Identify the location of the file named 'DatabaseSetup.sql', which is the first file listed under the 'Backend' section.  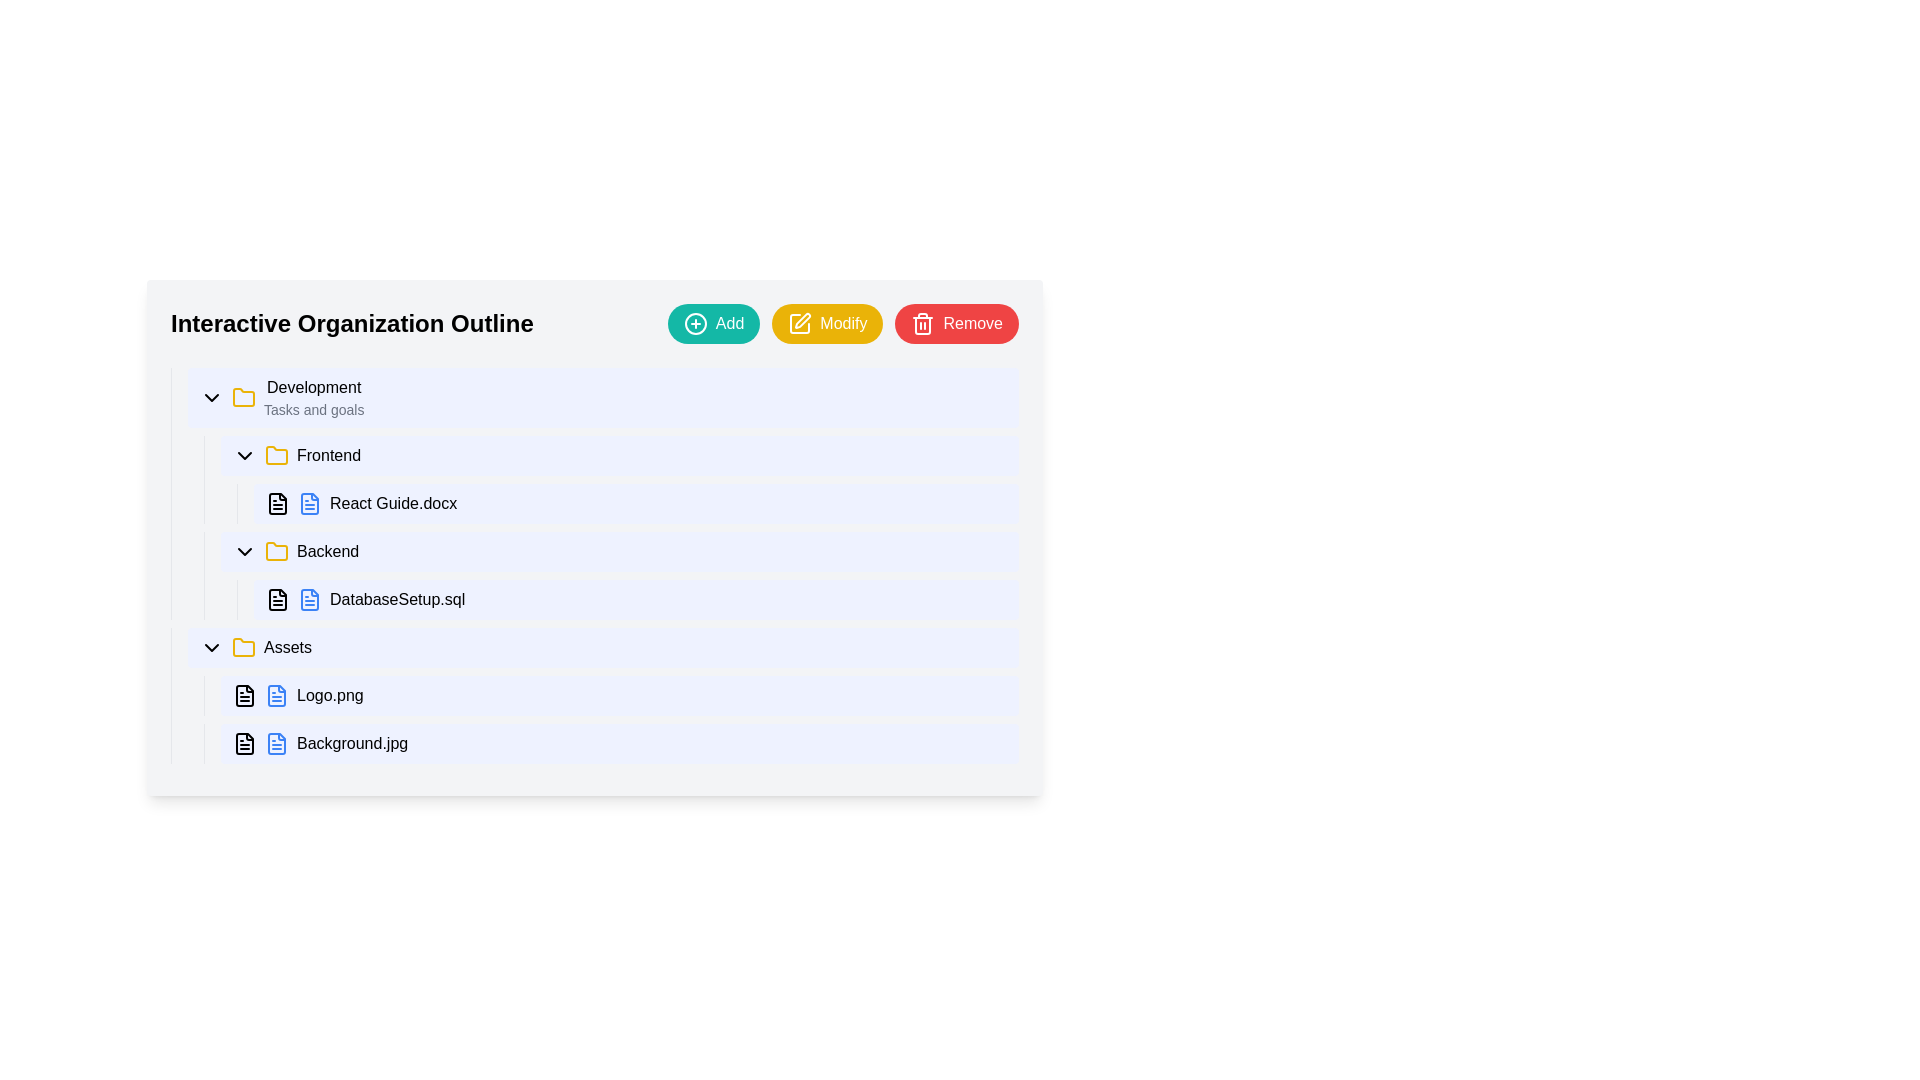
(618, 599).